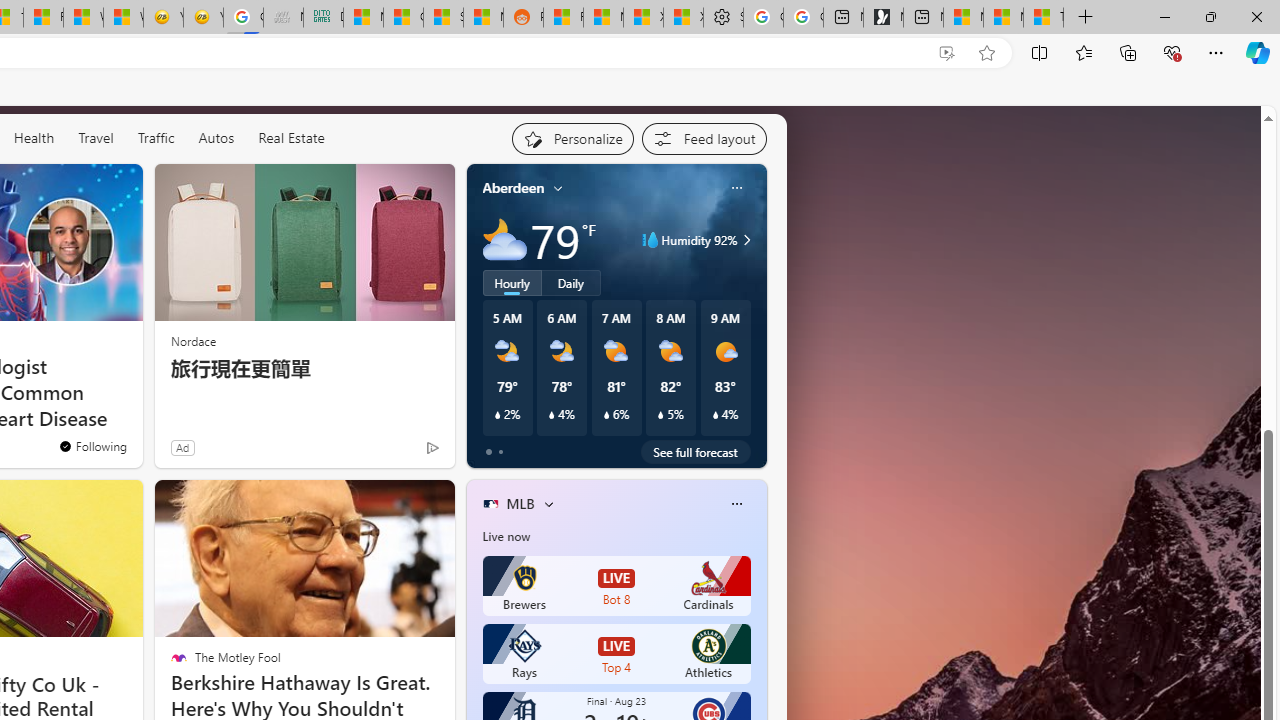 This screenshot has height=720, width=1280. What do you see at coordinates (33, 137) in the screenshot?
I see `'Health'` at bounding box center [33, 137].